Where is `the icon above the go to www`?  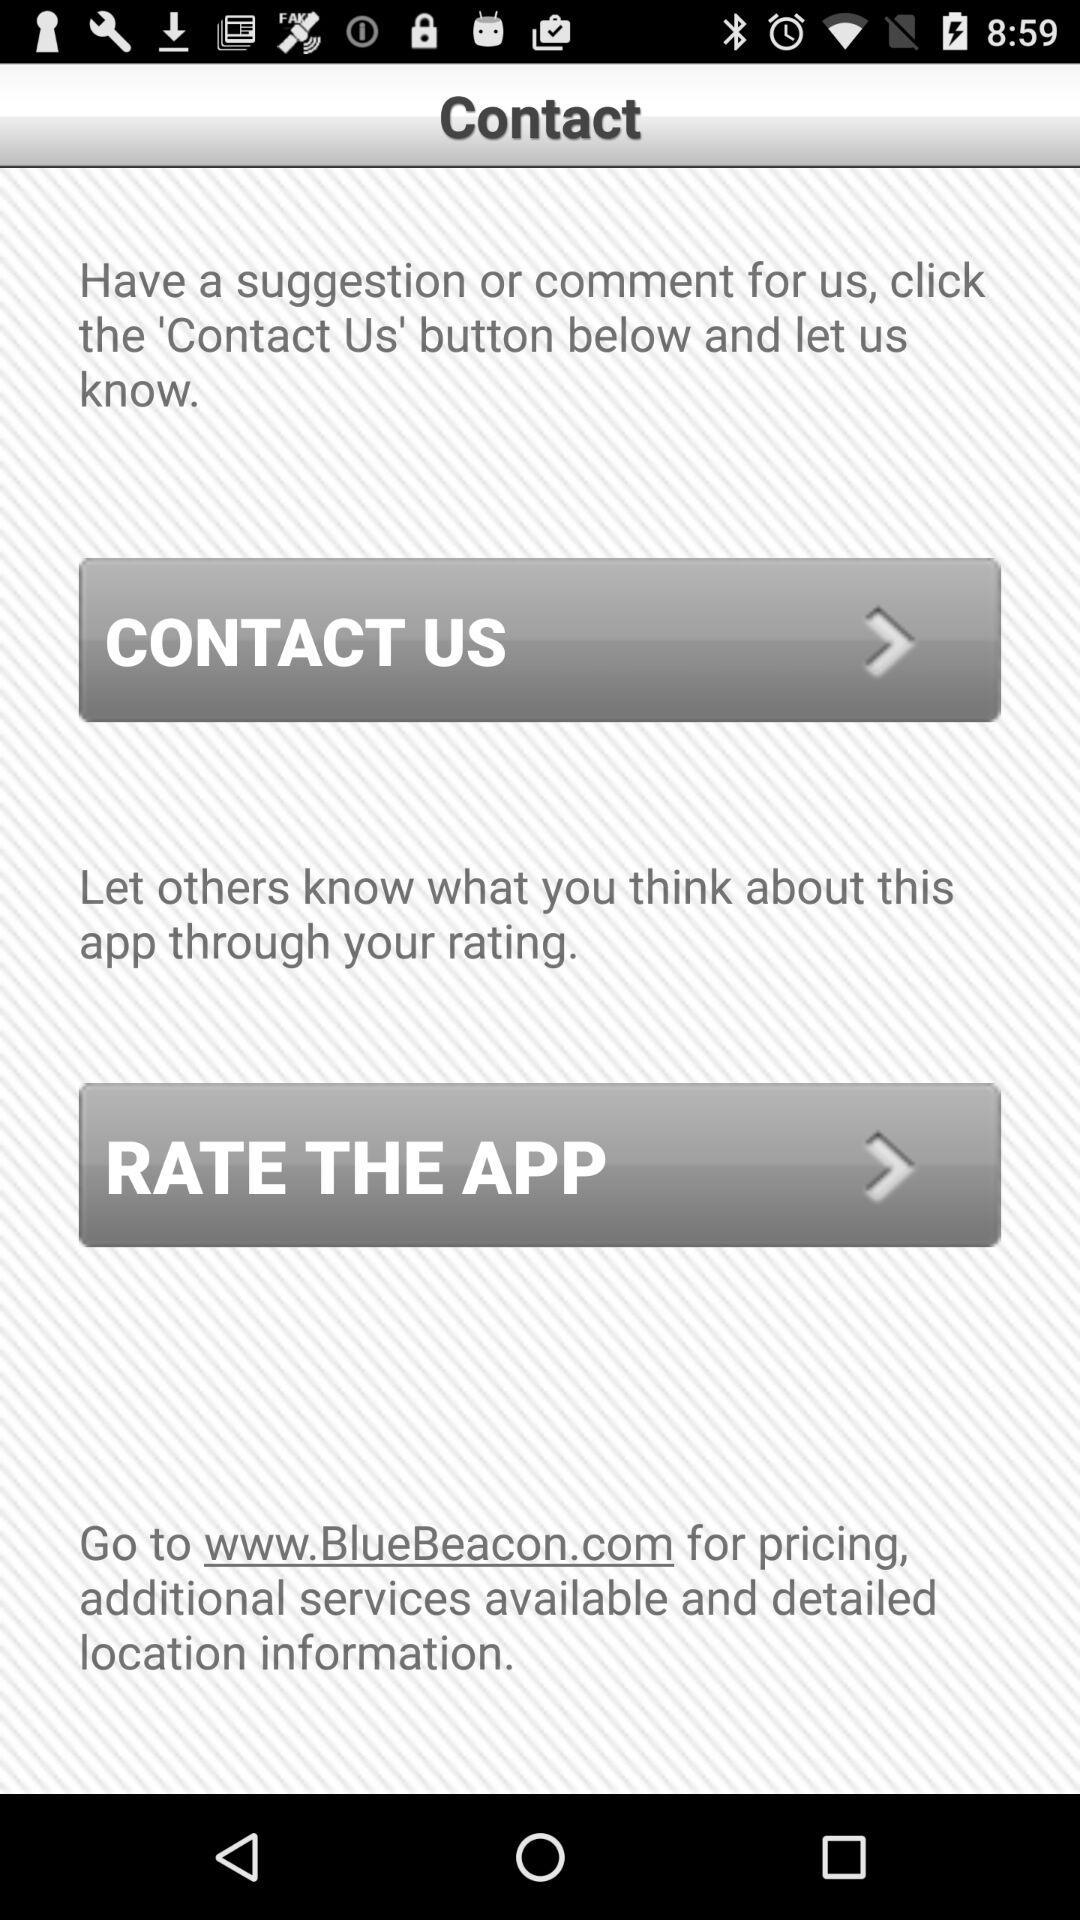 the icon above the go to www is located at coordinates (540, 1165).